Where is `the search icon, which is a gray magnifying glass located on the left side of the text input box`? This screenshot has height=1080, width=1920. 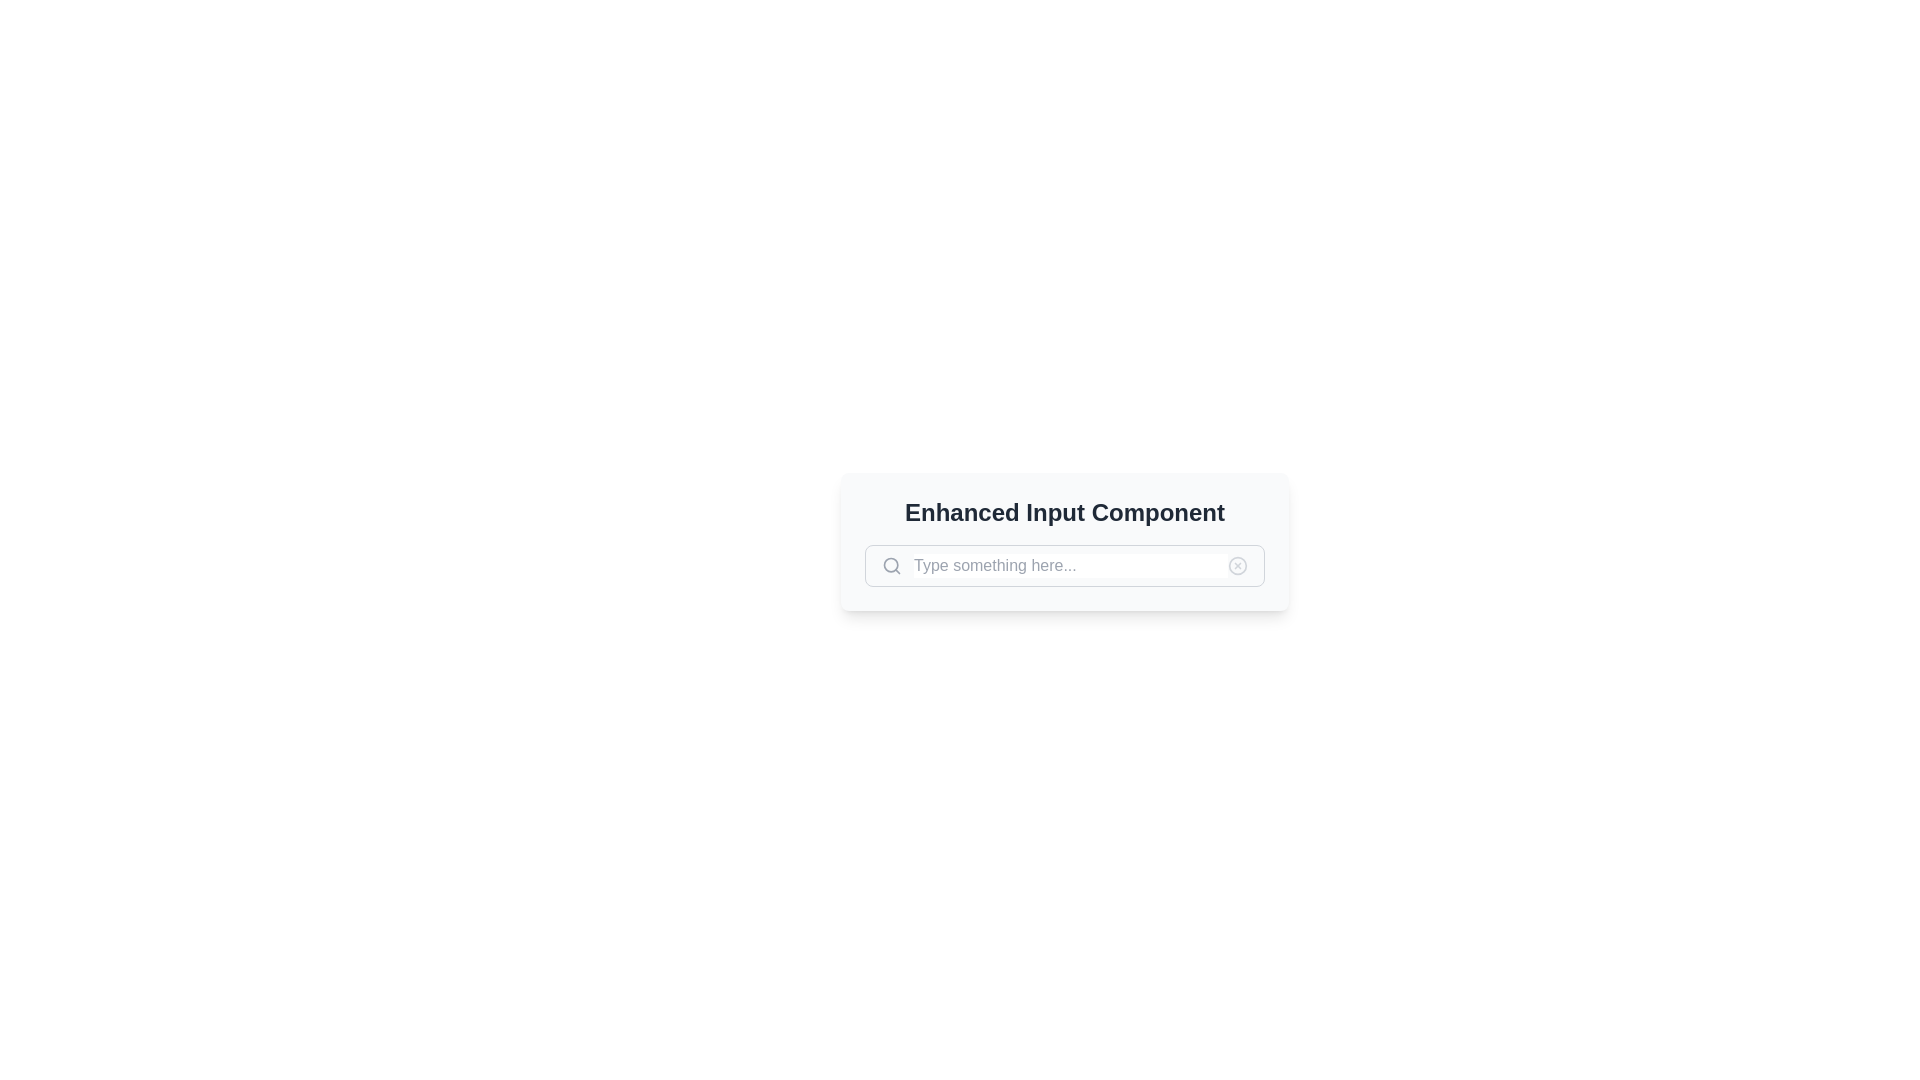 the search icon, which is a gray magnifying glass located on the left side of the text input box is located at coordinates (891, 566).